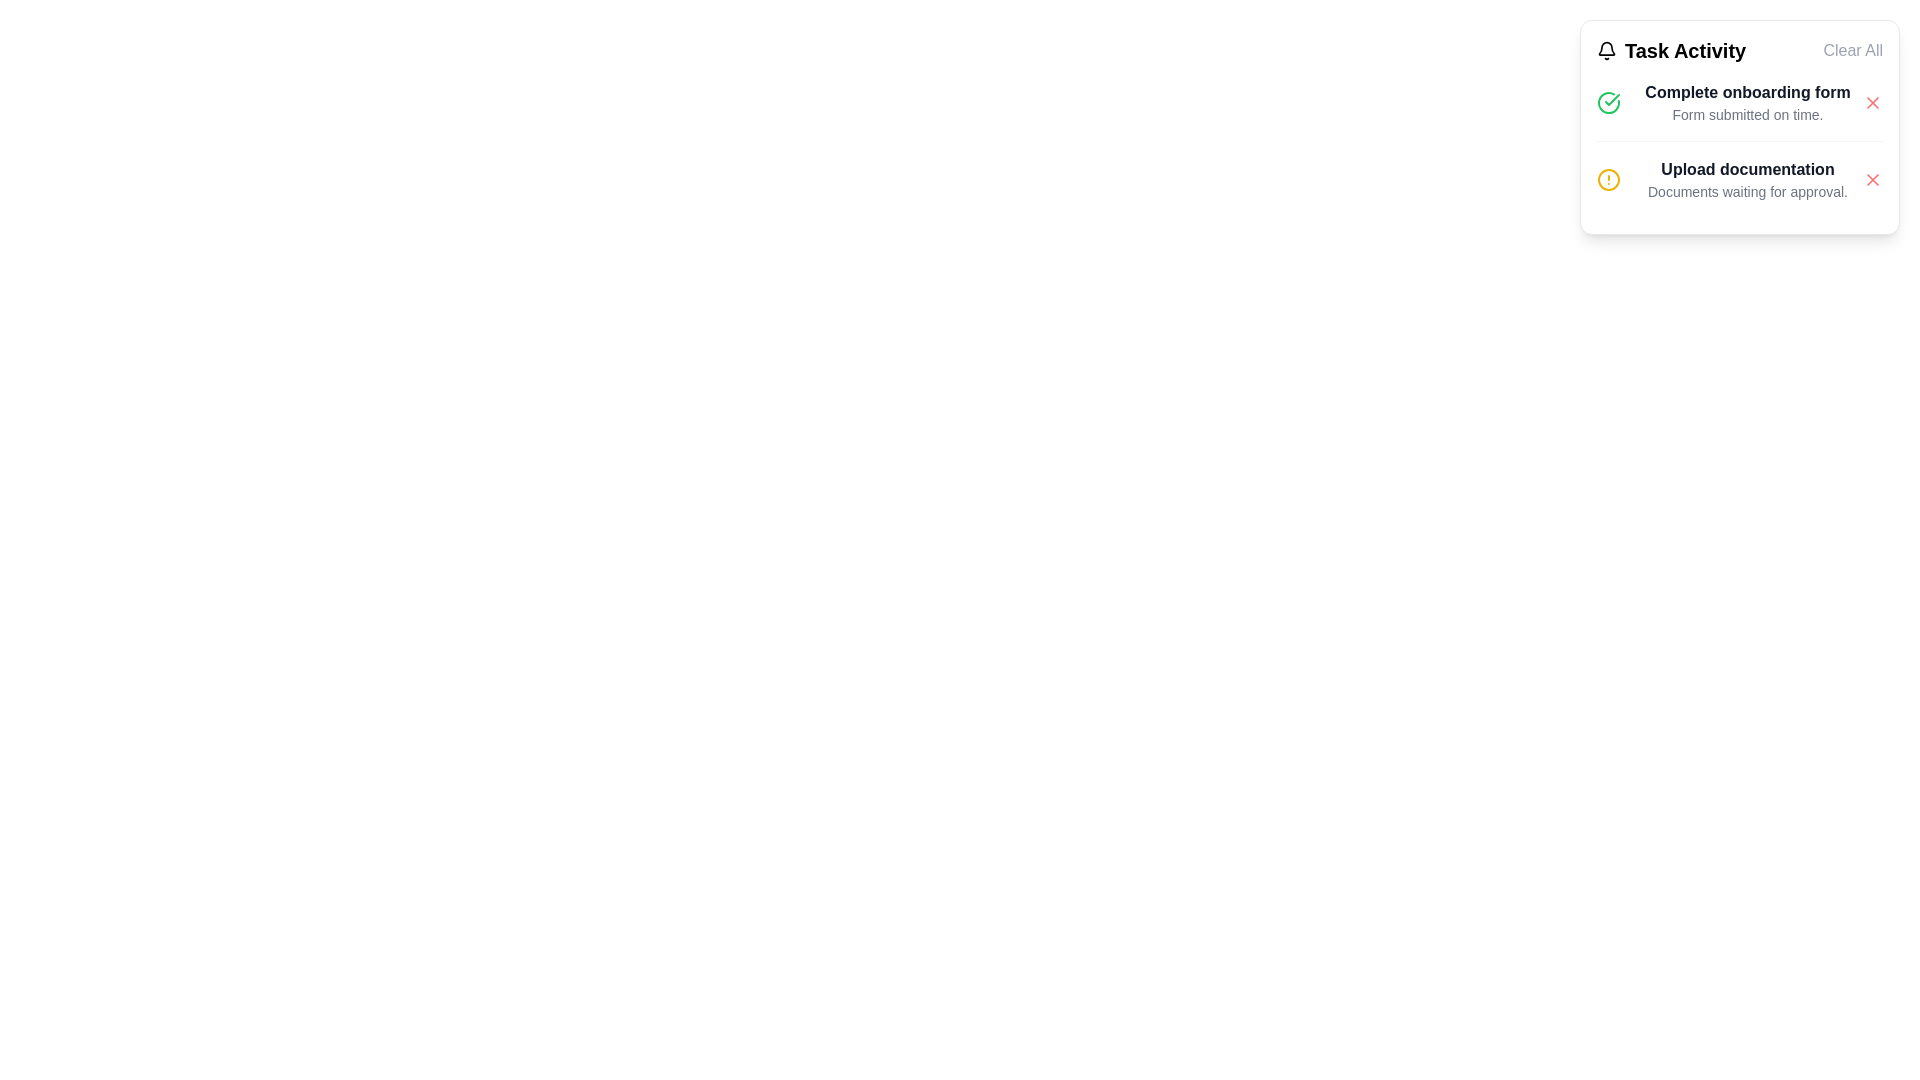  What do you see at coordinates (1871, 103) in the screenshot?
I see `the small red close icon located at the far right of the row labeled 'Complete onboarding form' to observe the color change effect from red-400 to red-600` at bounding box center [1871, 103].